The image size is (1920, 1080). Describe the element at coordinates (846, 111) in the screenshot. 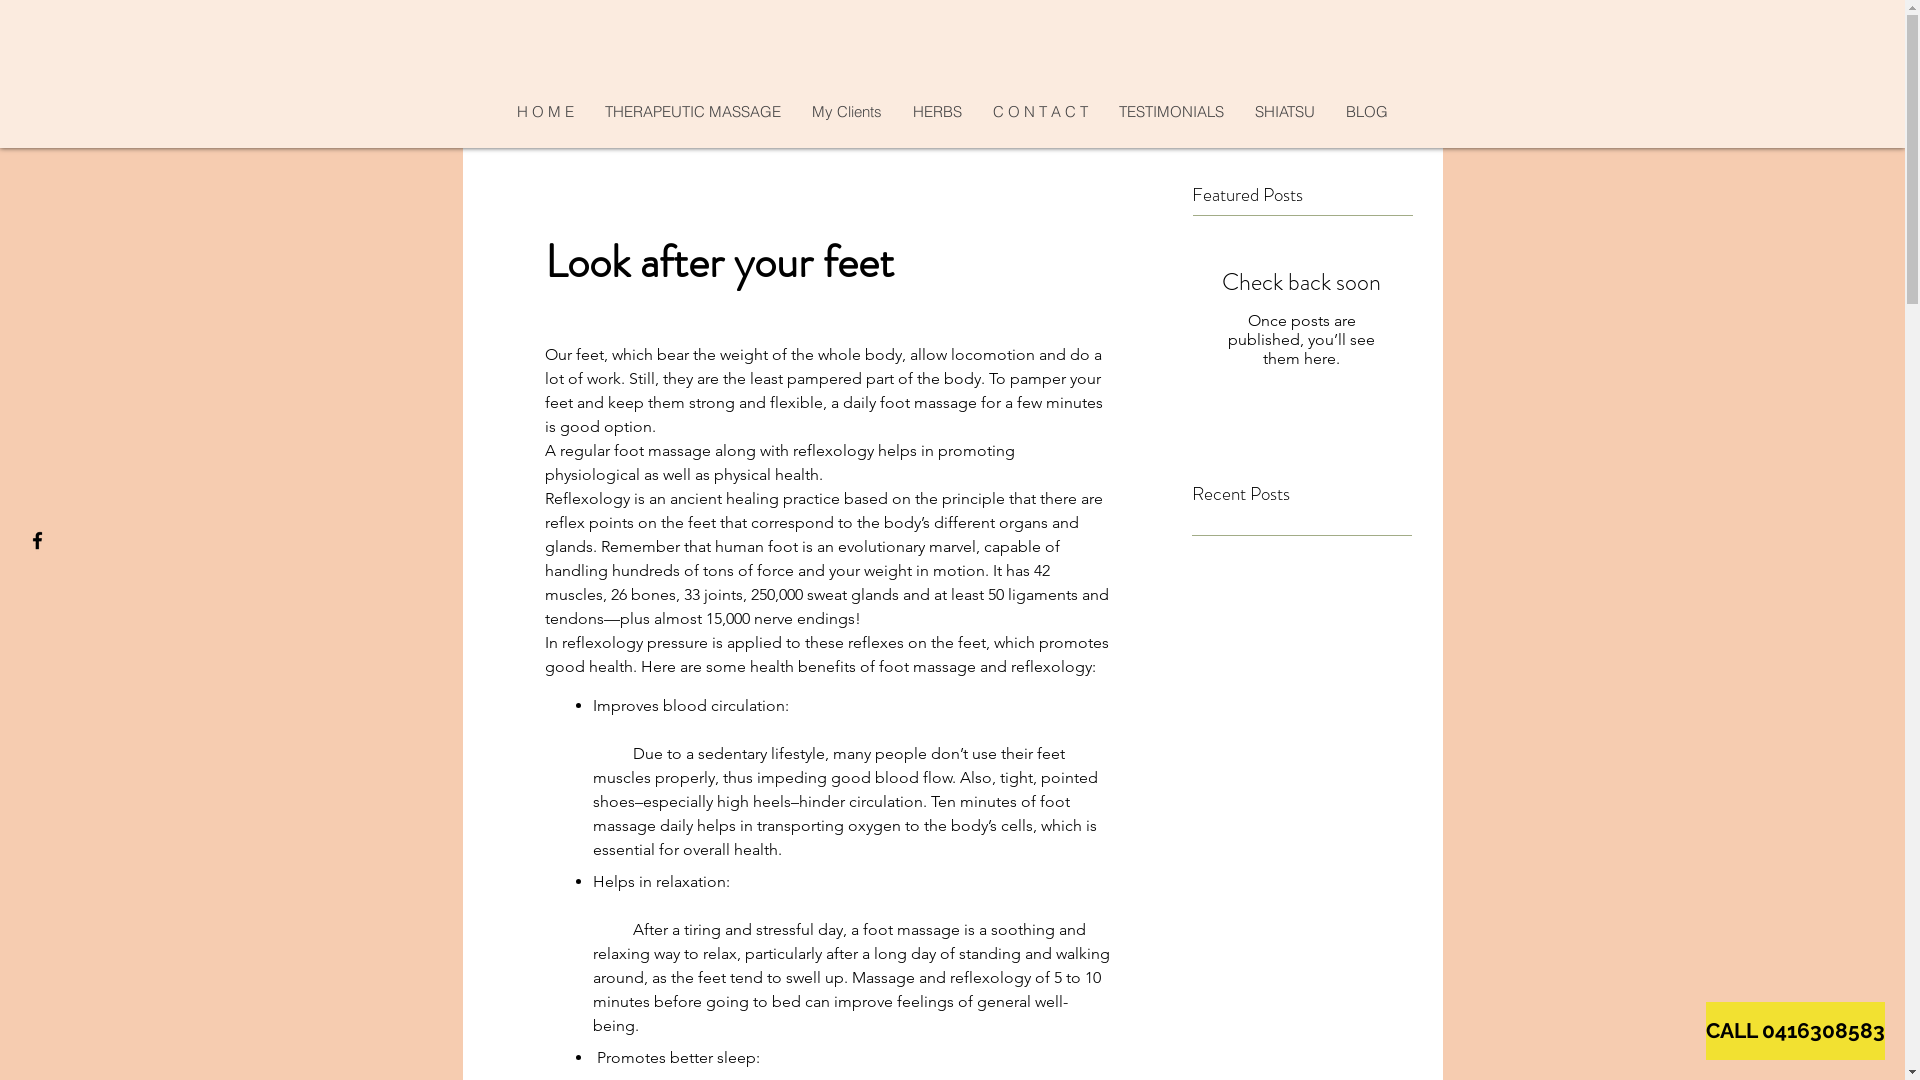

I see `'My Clients'` at that location.